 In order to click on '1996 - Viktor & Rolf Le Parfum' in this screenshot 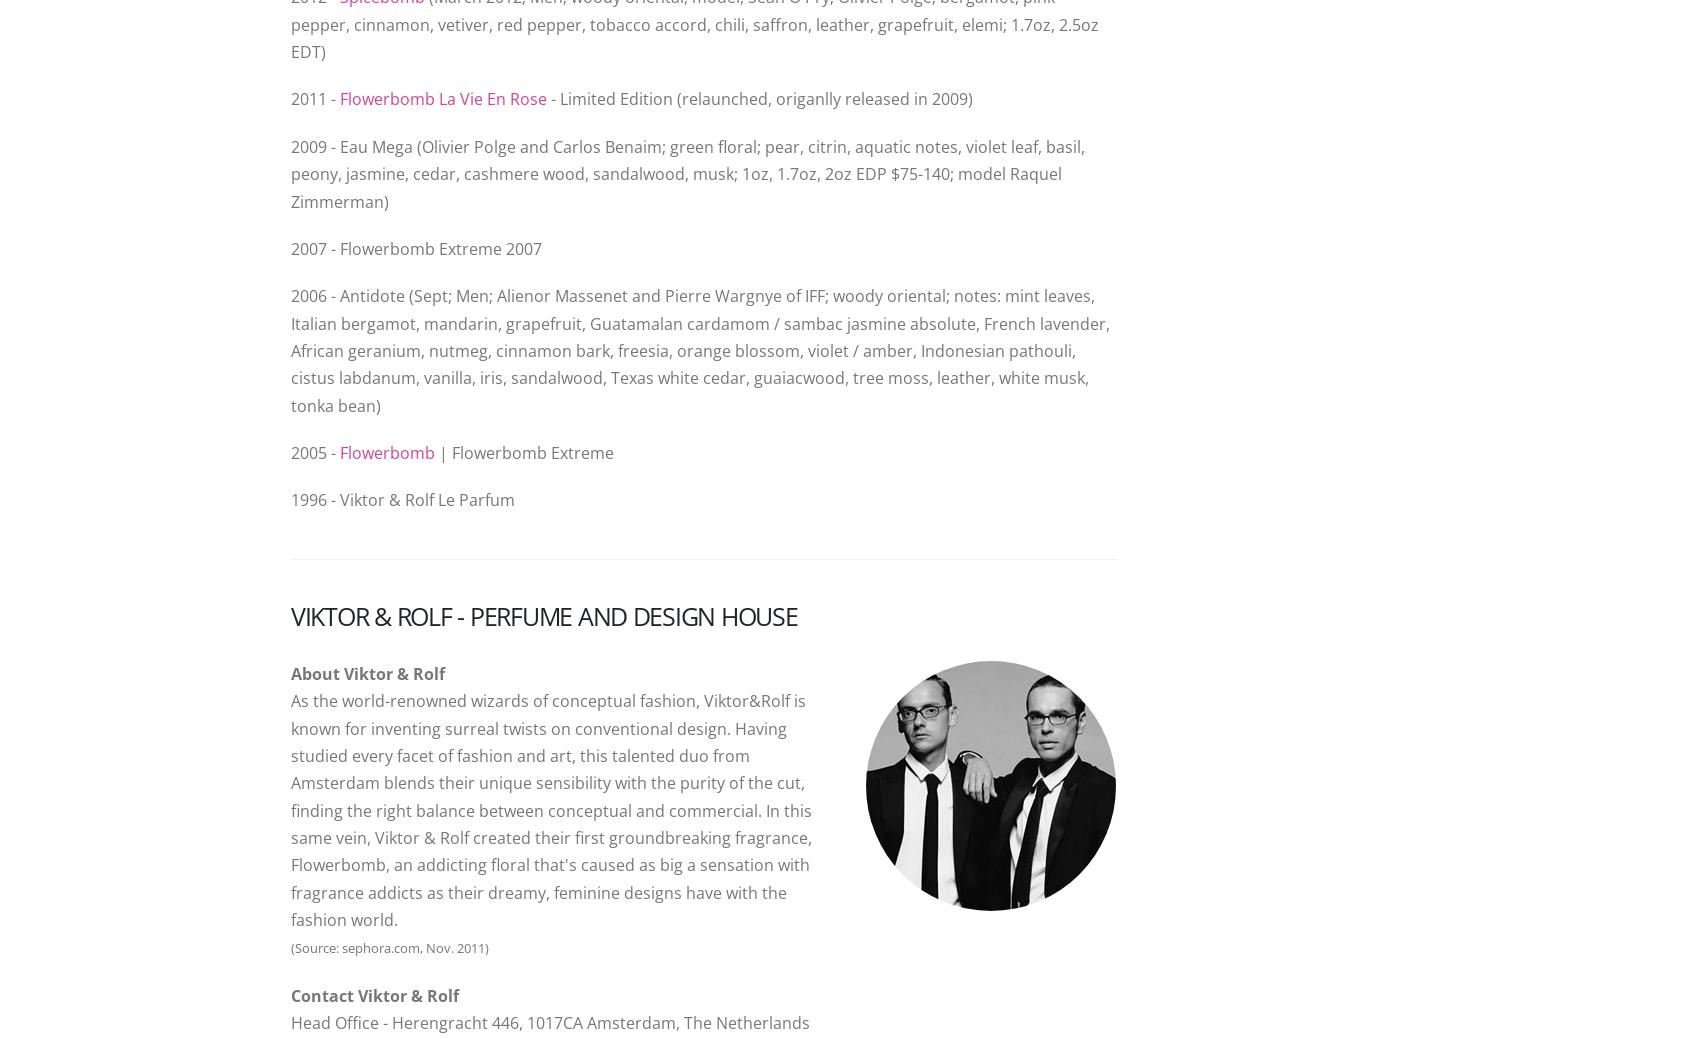, I will do `click(290, 498)`.